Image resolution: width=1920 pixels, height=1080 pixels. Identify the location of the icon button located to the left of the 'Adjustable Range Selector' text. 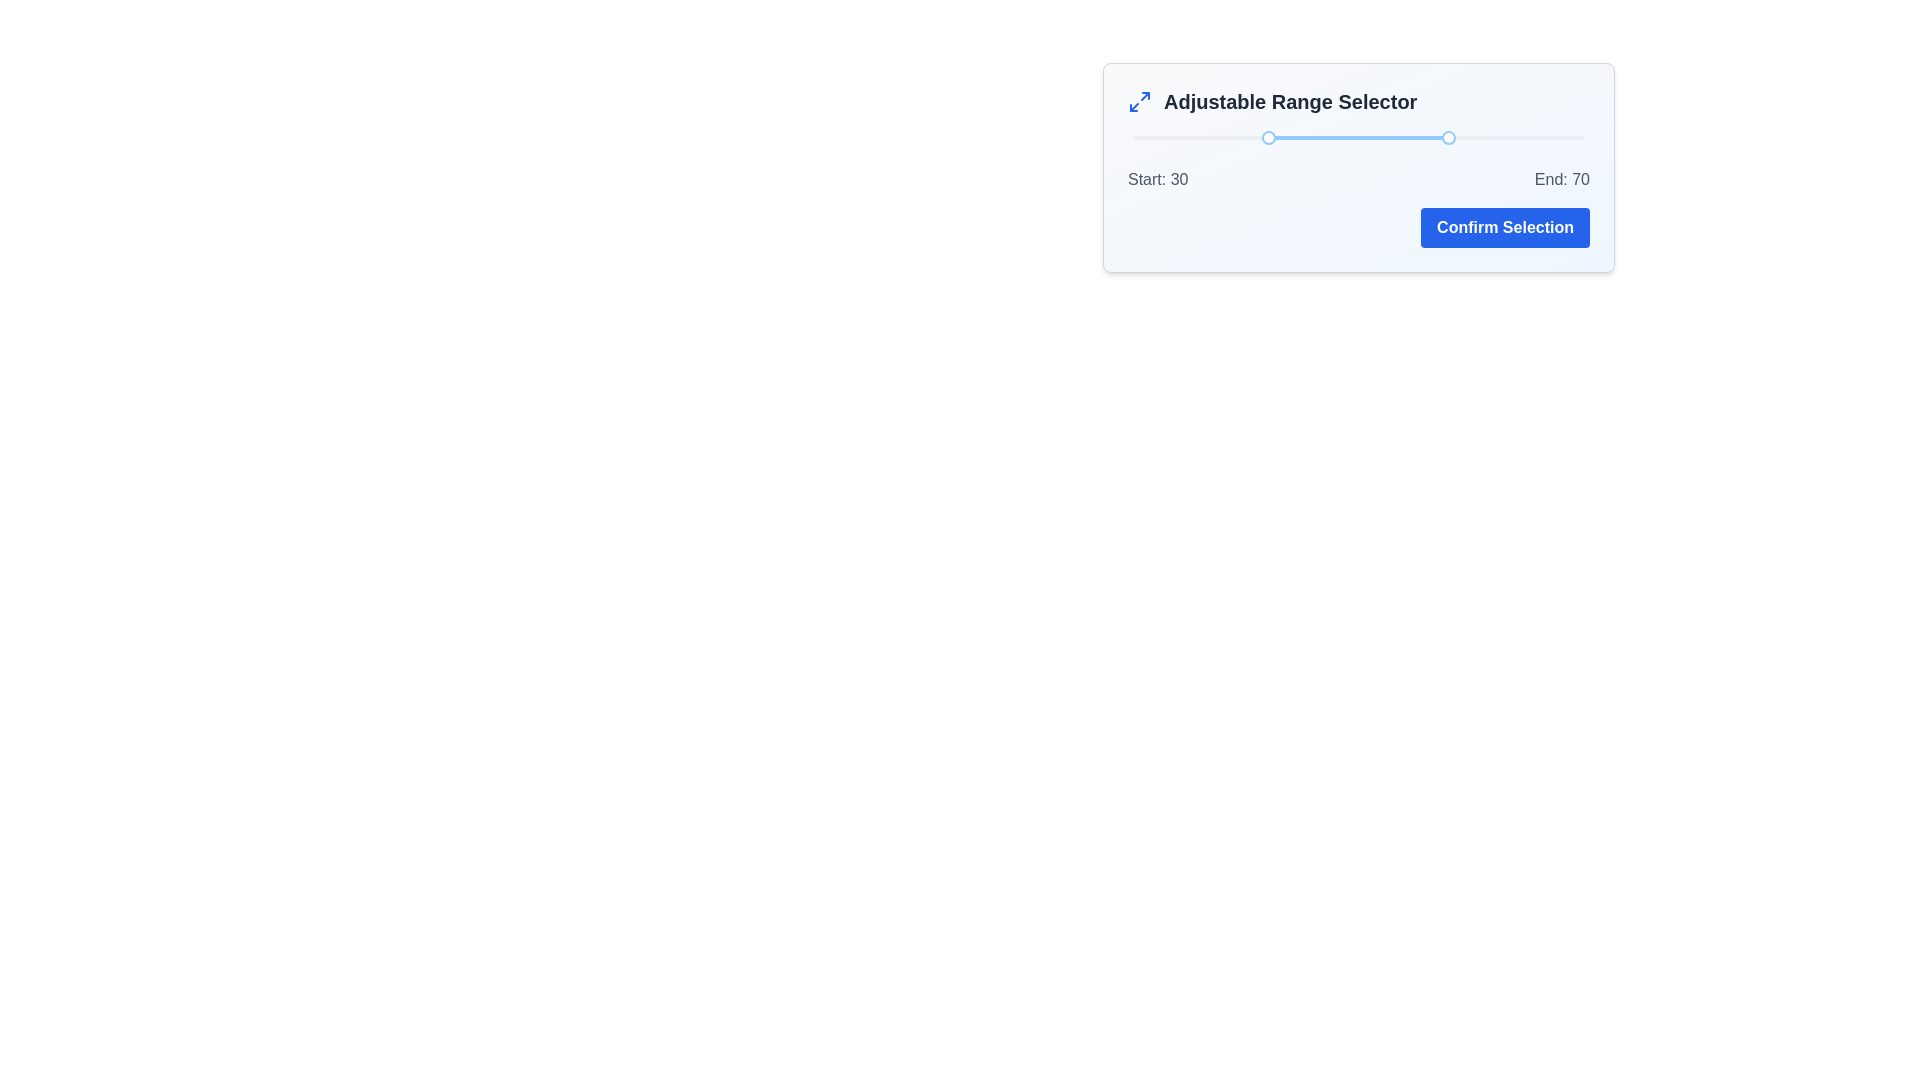
(1140, 101).